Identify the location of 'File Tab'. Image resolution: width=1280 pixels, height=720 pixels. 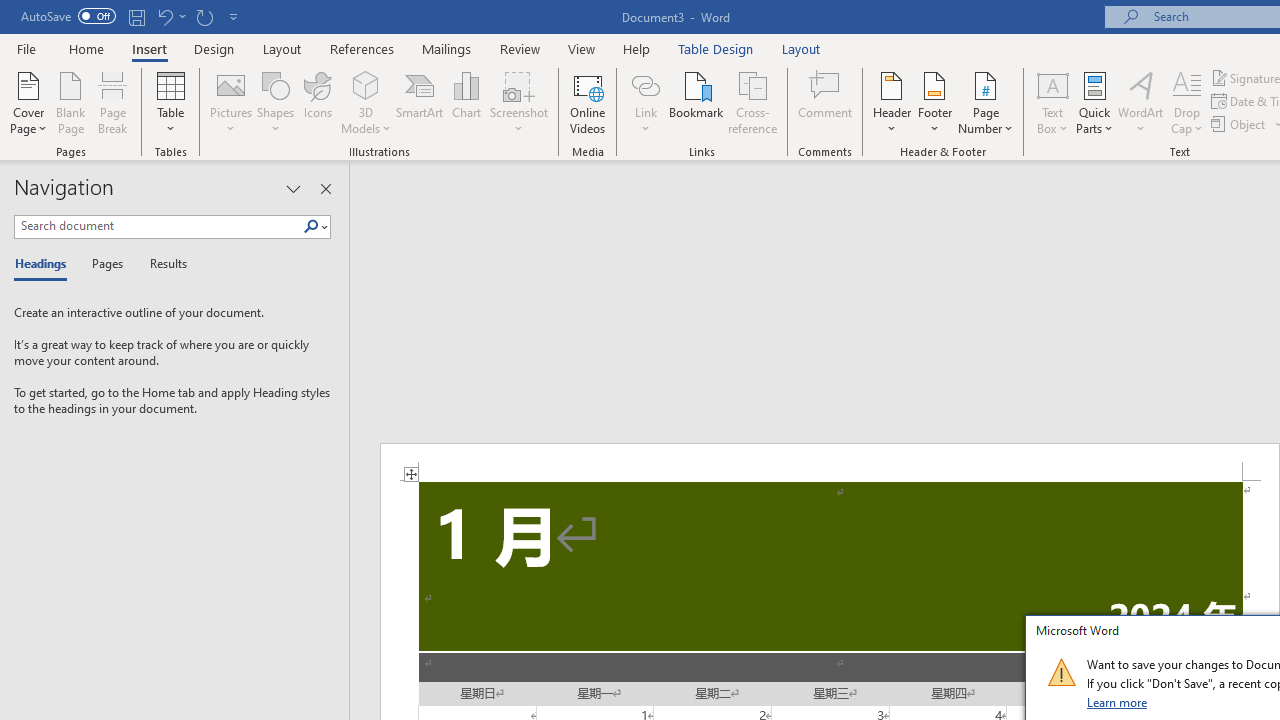
(26, 47).